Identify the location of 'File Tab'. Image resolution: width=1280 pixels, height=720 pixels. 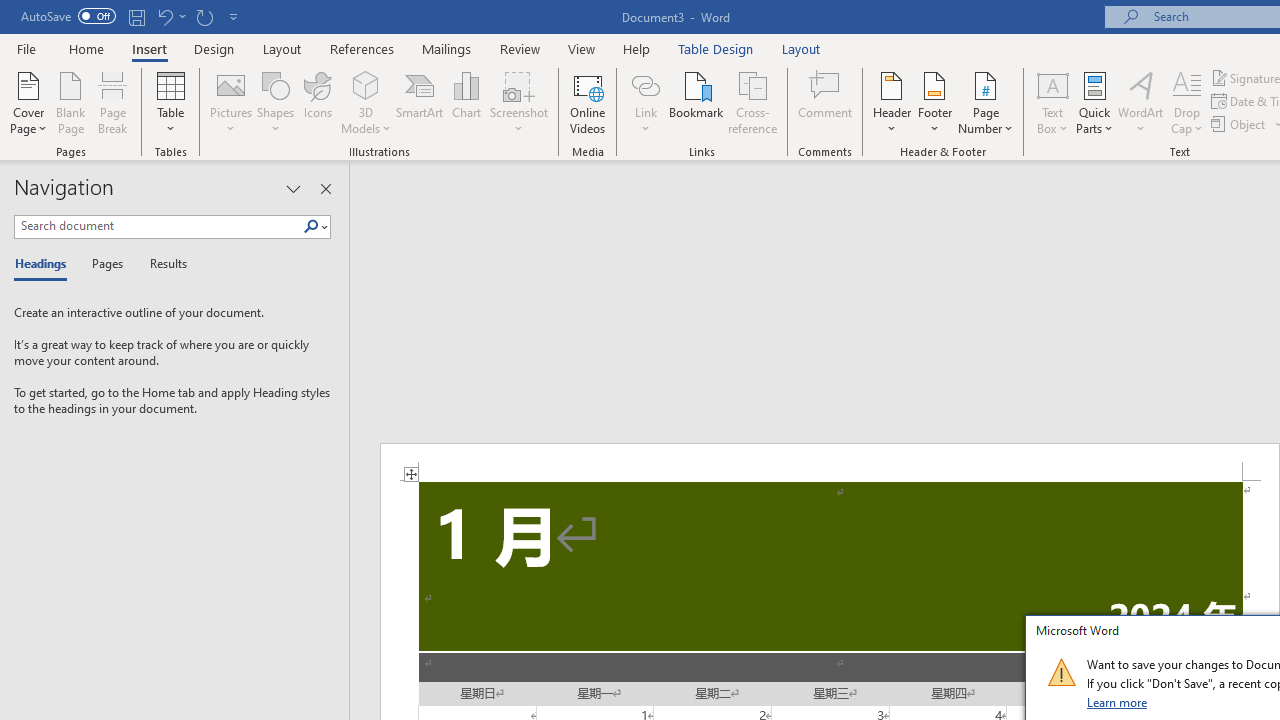
(26, 47).